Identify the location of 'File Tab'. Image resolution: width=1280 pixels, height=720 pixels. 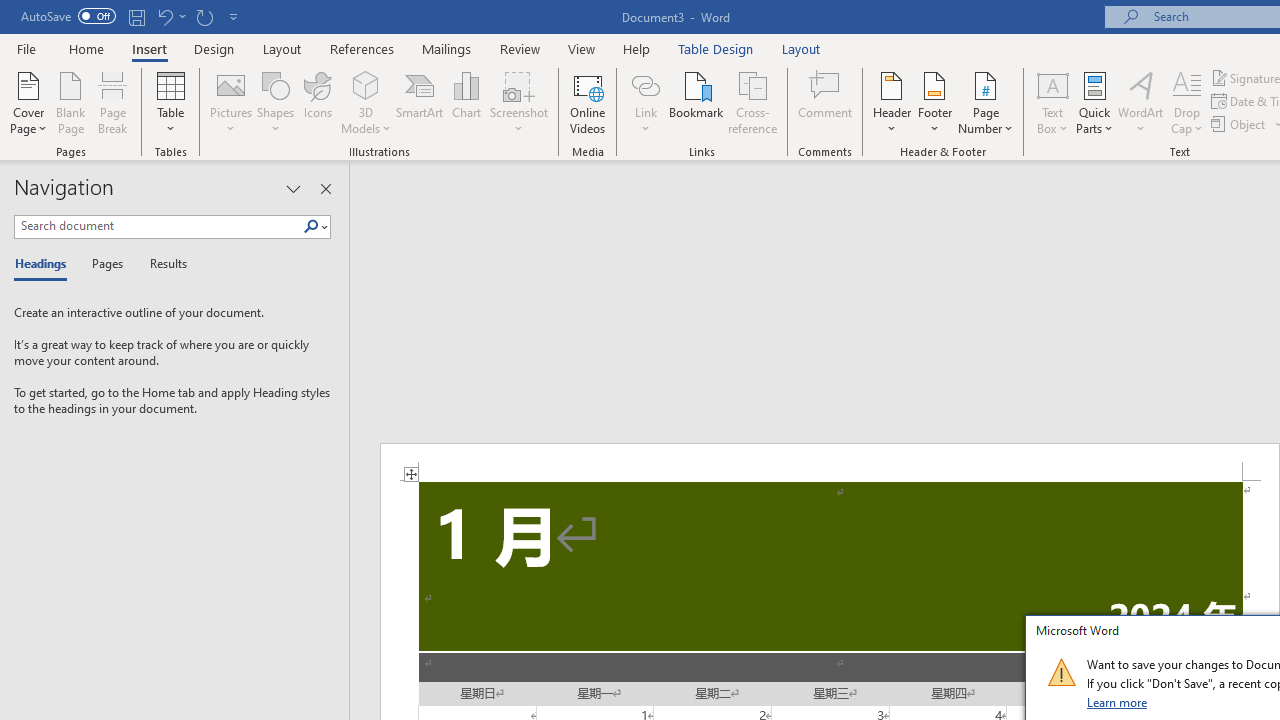
(26, 47).